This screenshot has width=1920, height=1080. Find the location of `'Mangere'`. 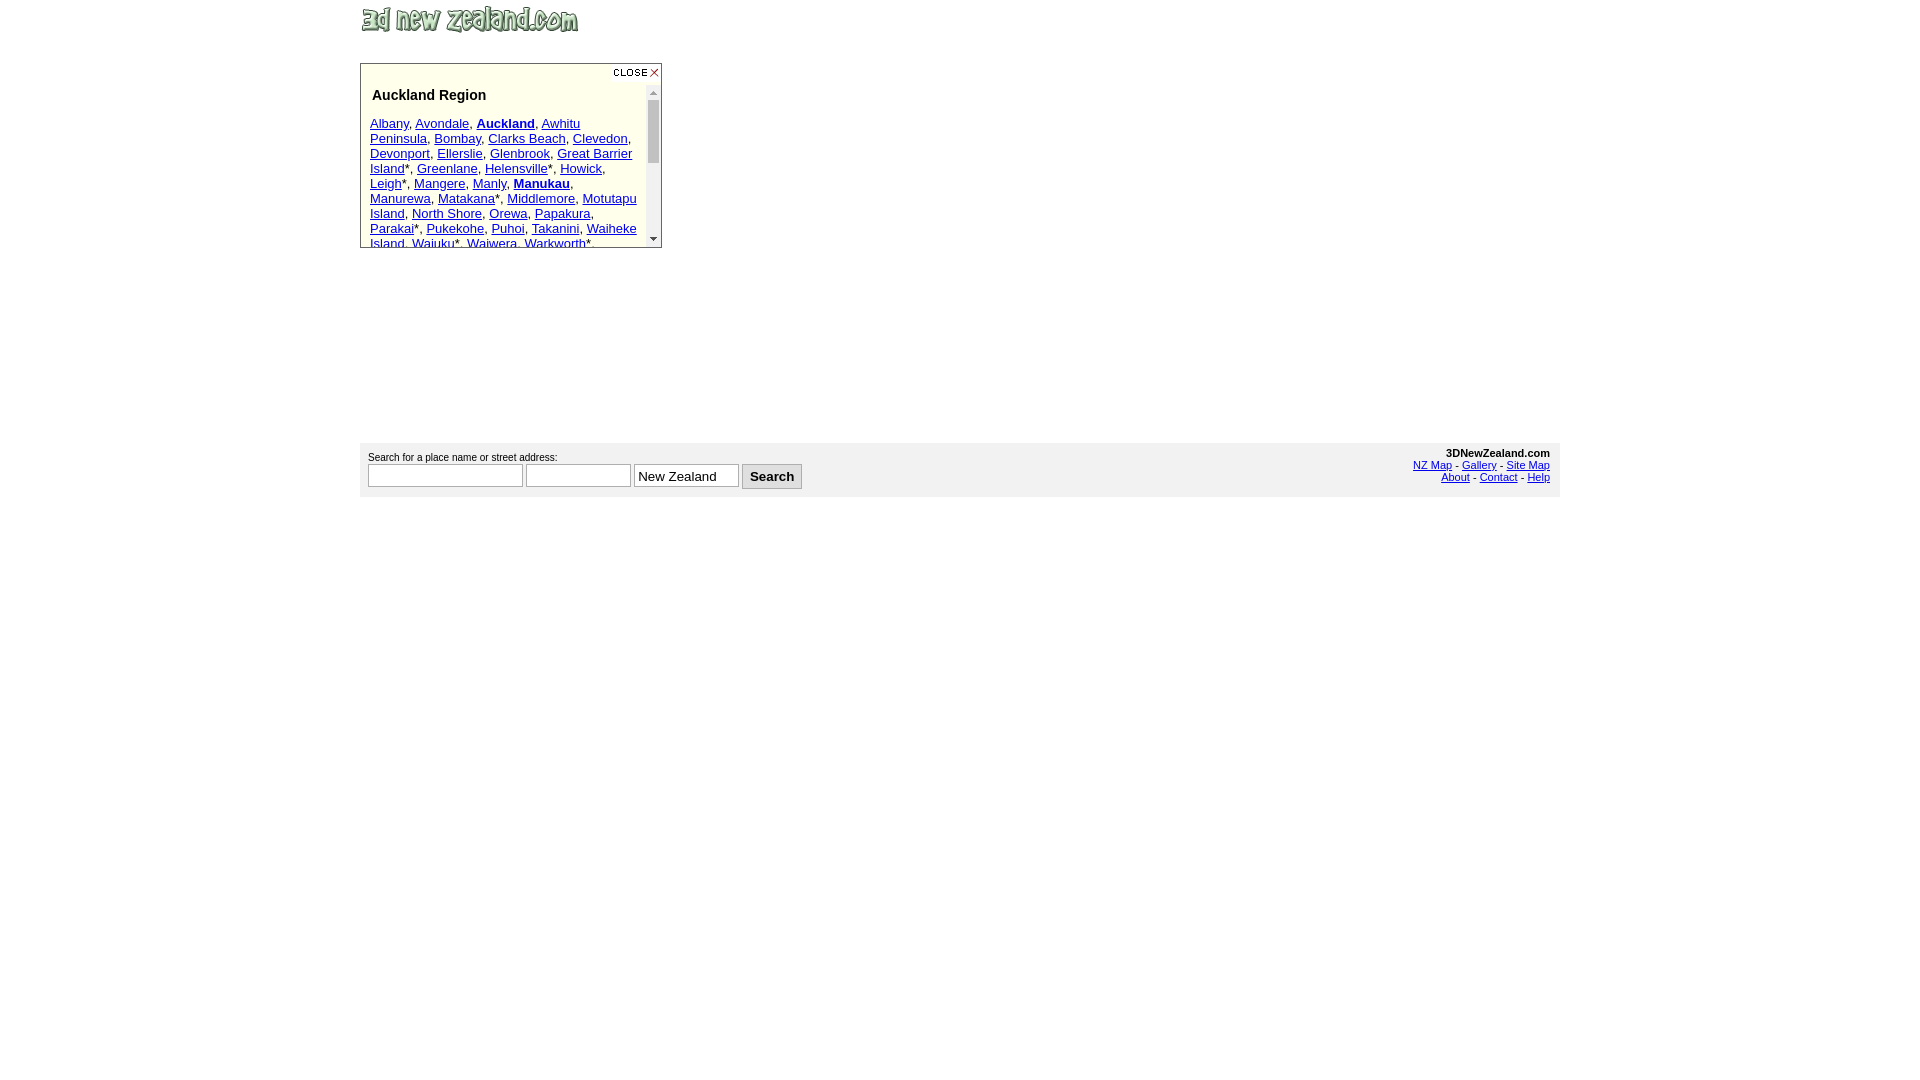

'Mangere' is located at coordinates (412, 183).